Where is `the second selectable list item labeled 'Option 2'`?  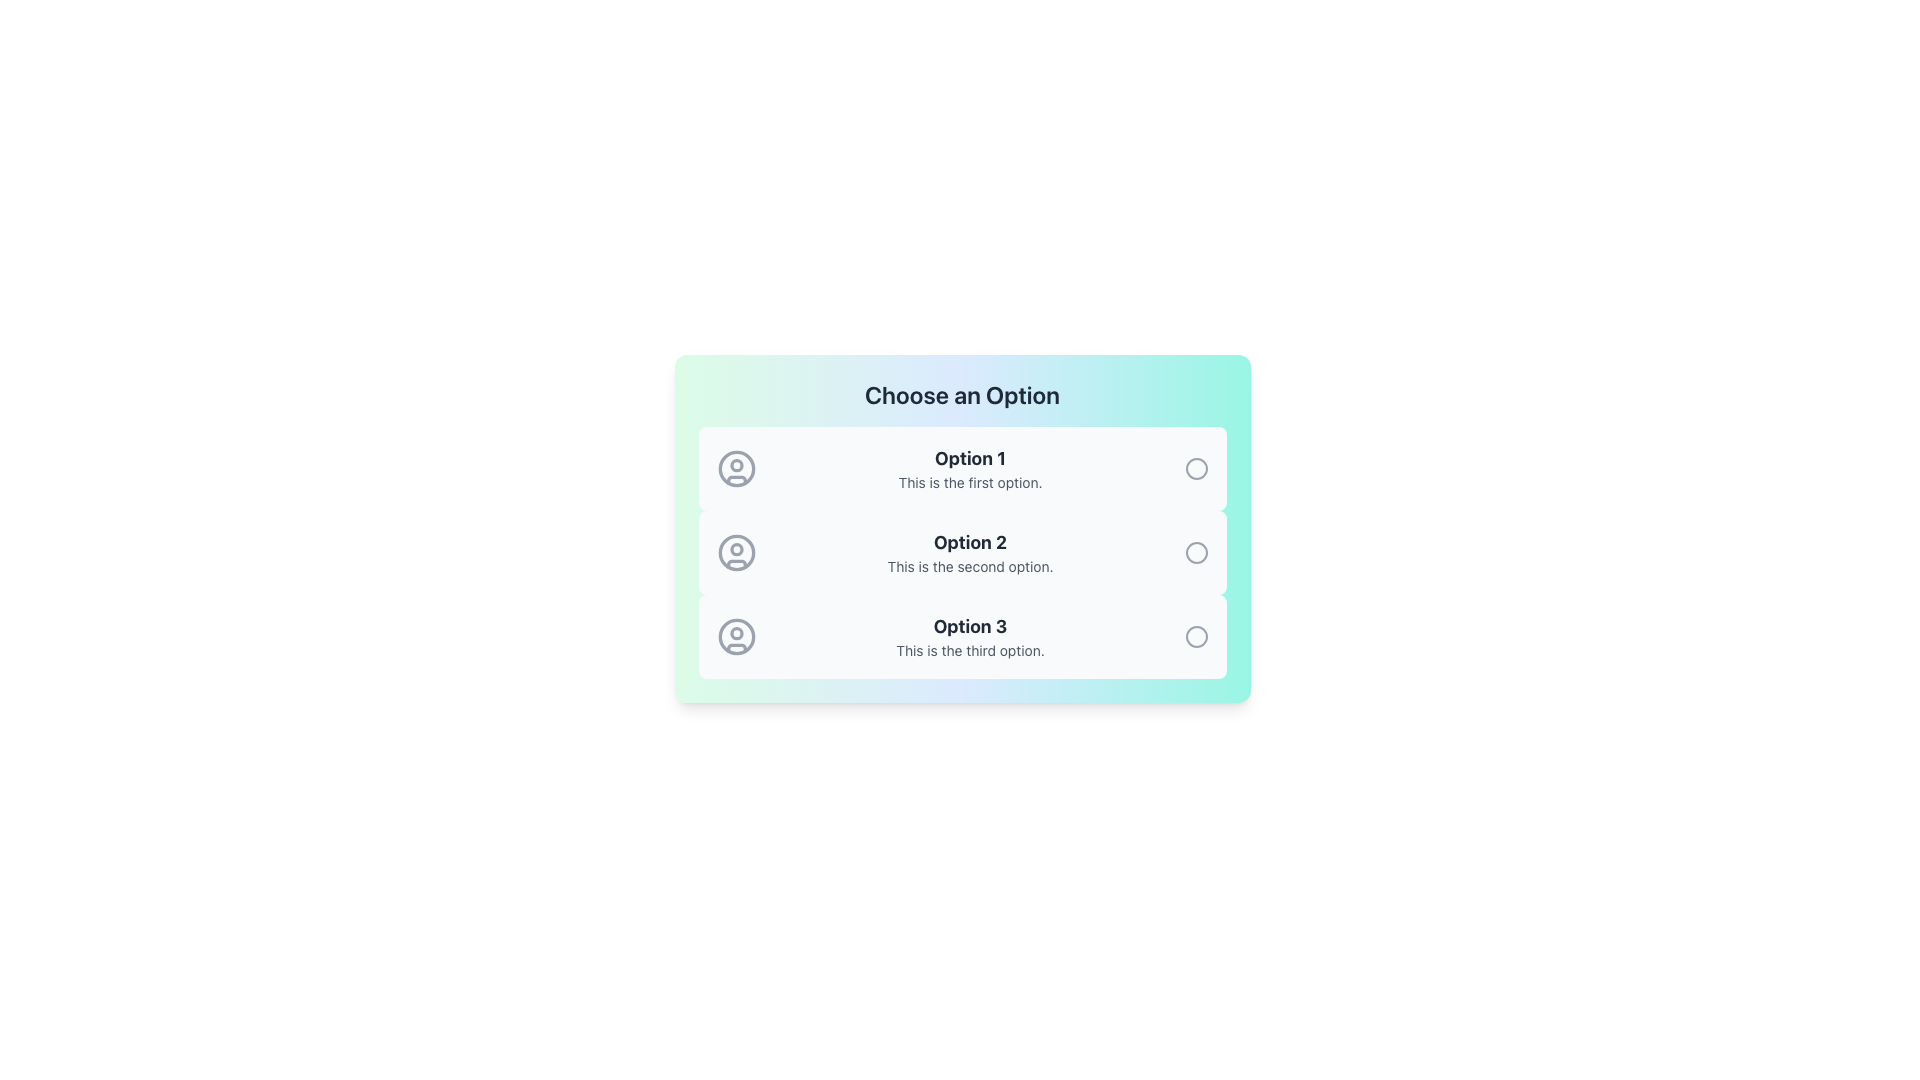
the second selectable list item labeled 'Option 2' is located at coordinates (962, 552).